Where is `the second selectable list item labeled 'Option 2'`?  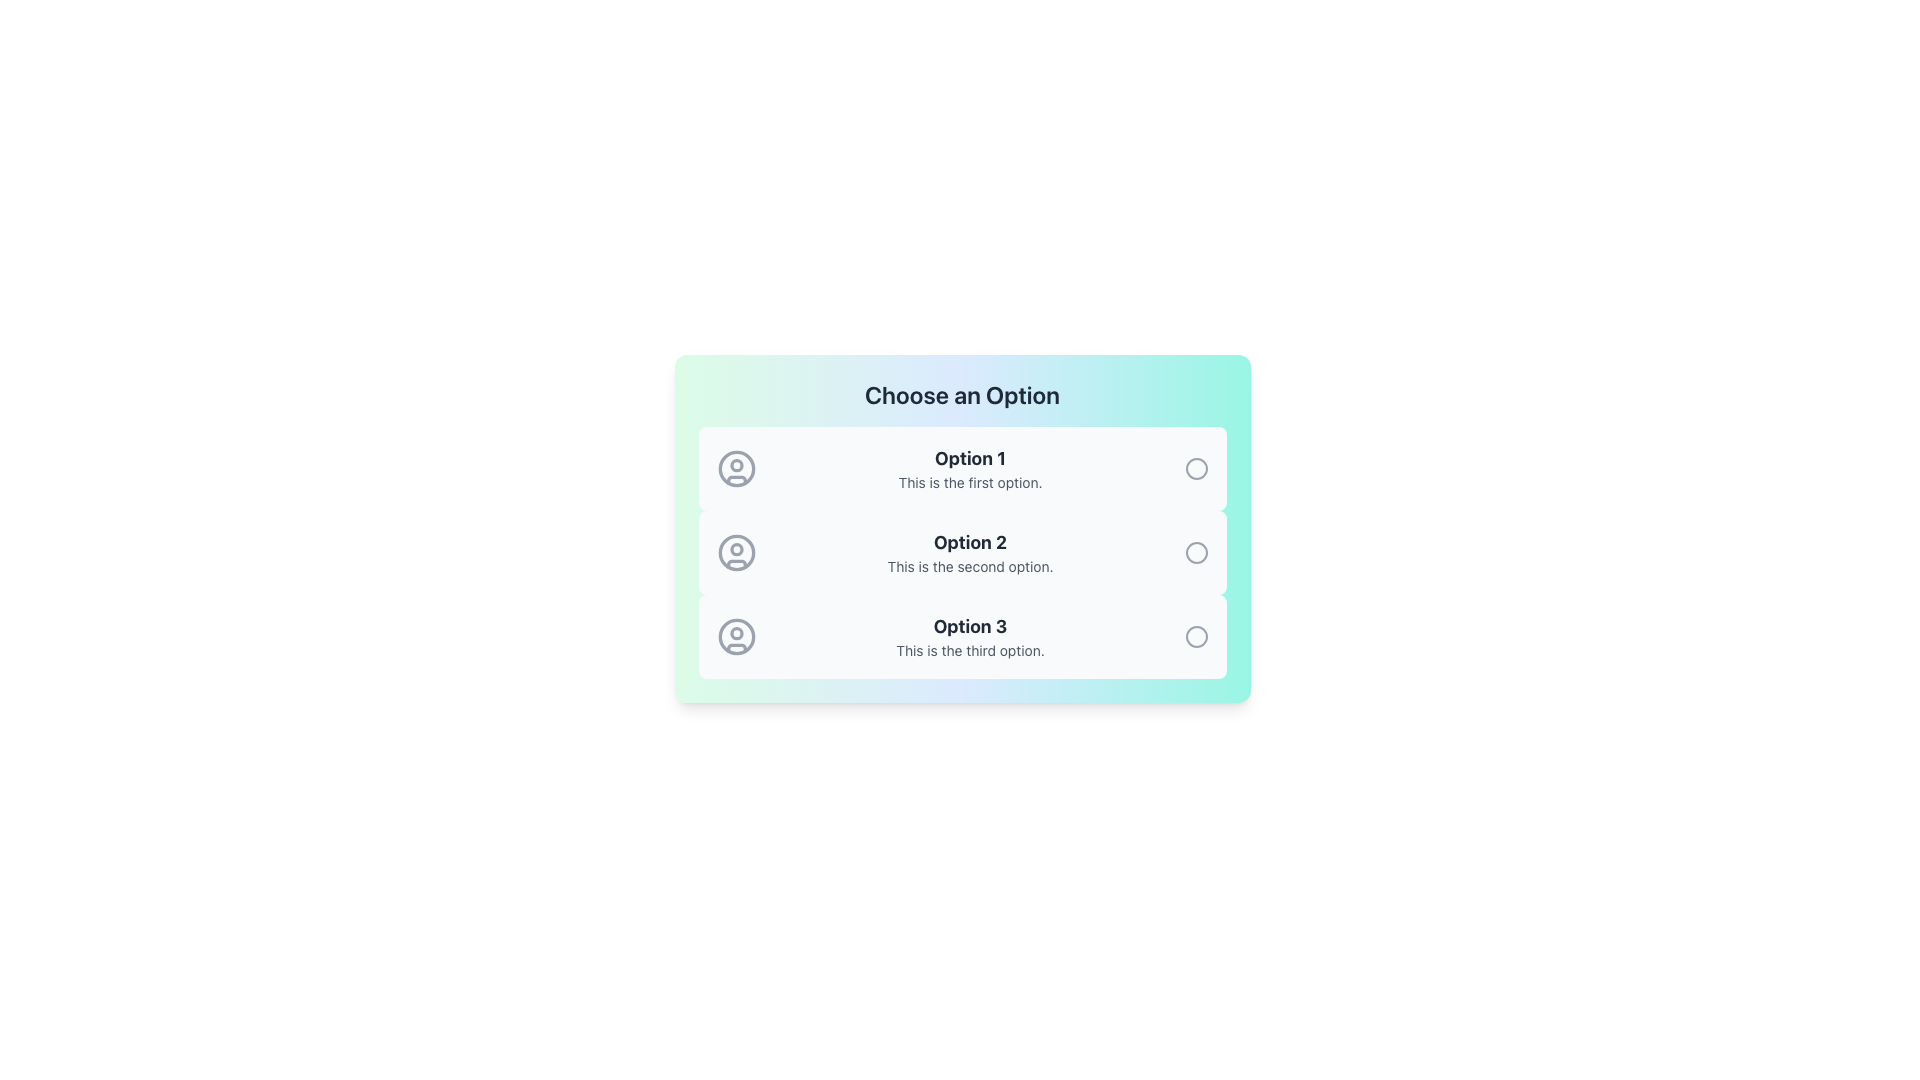
the second selectable list item labeled 'Option 2' is located at coordinates (962, 552).